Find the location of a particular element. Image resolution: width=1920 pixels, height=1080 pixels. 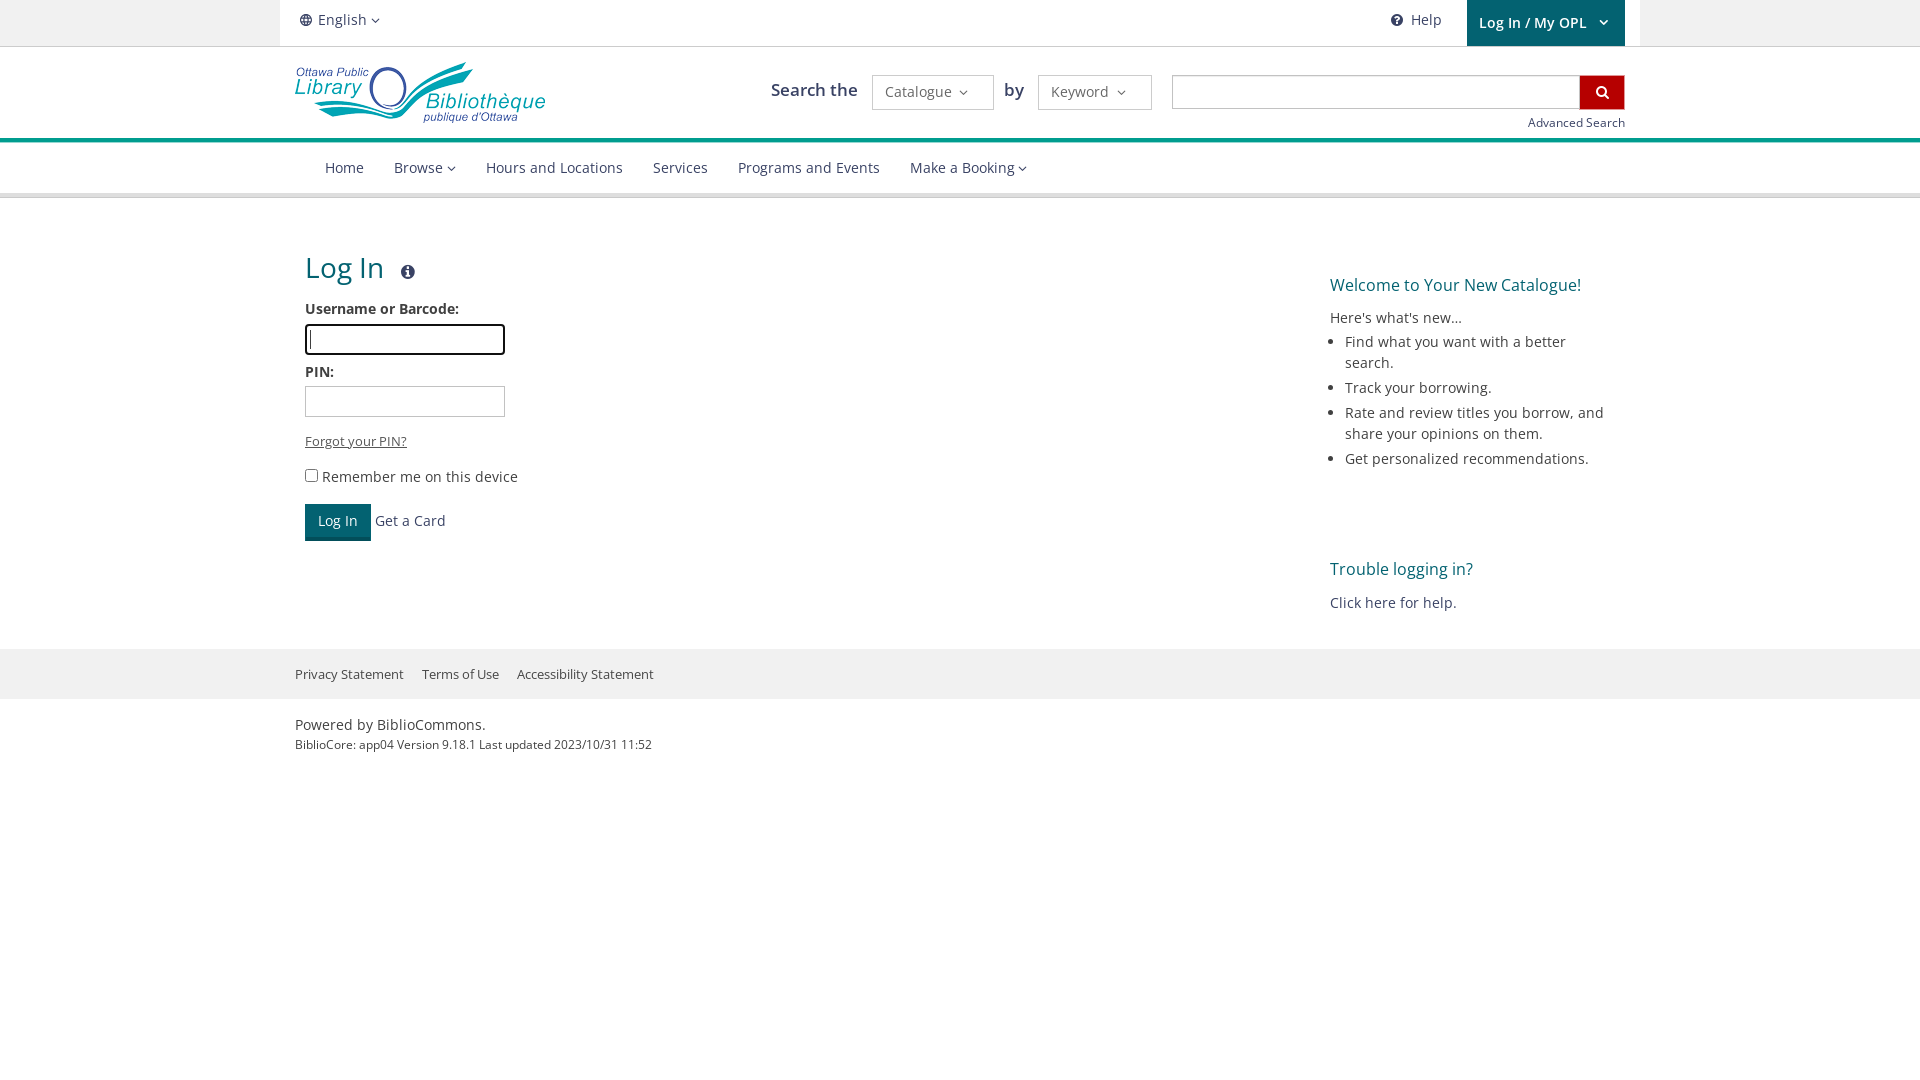

'Catalogue is located at coordinates (872, 92).